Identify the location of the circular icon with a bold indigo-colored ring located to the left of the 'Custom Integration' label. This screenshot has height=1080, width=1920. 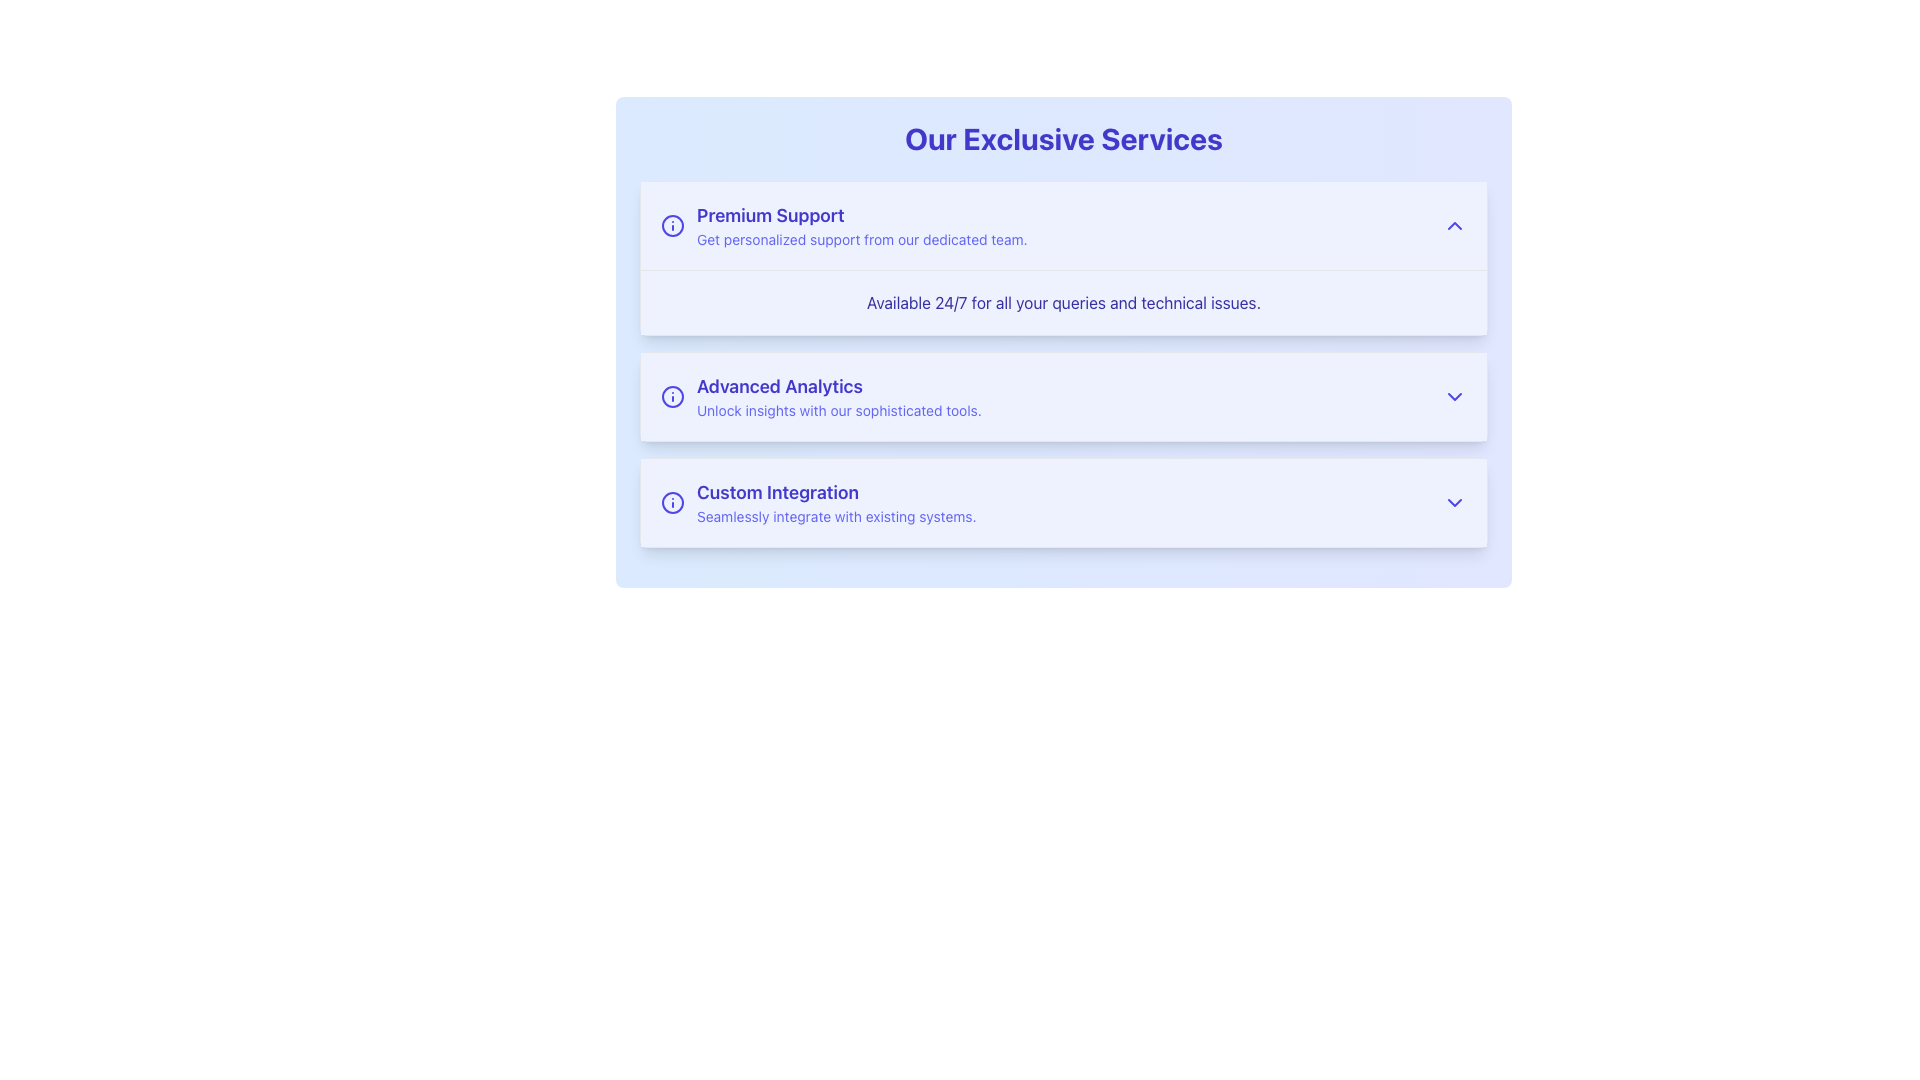
(672, 501).